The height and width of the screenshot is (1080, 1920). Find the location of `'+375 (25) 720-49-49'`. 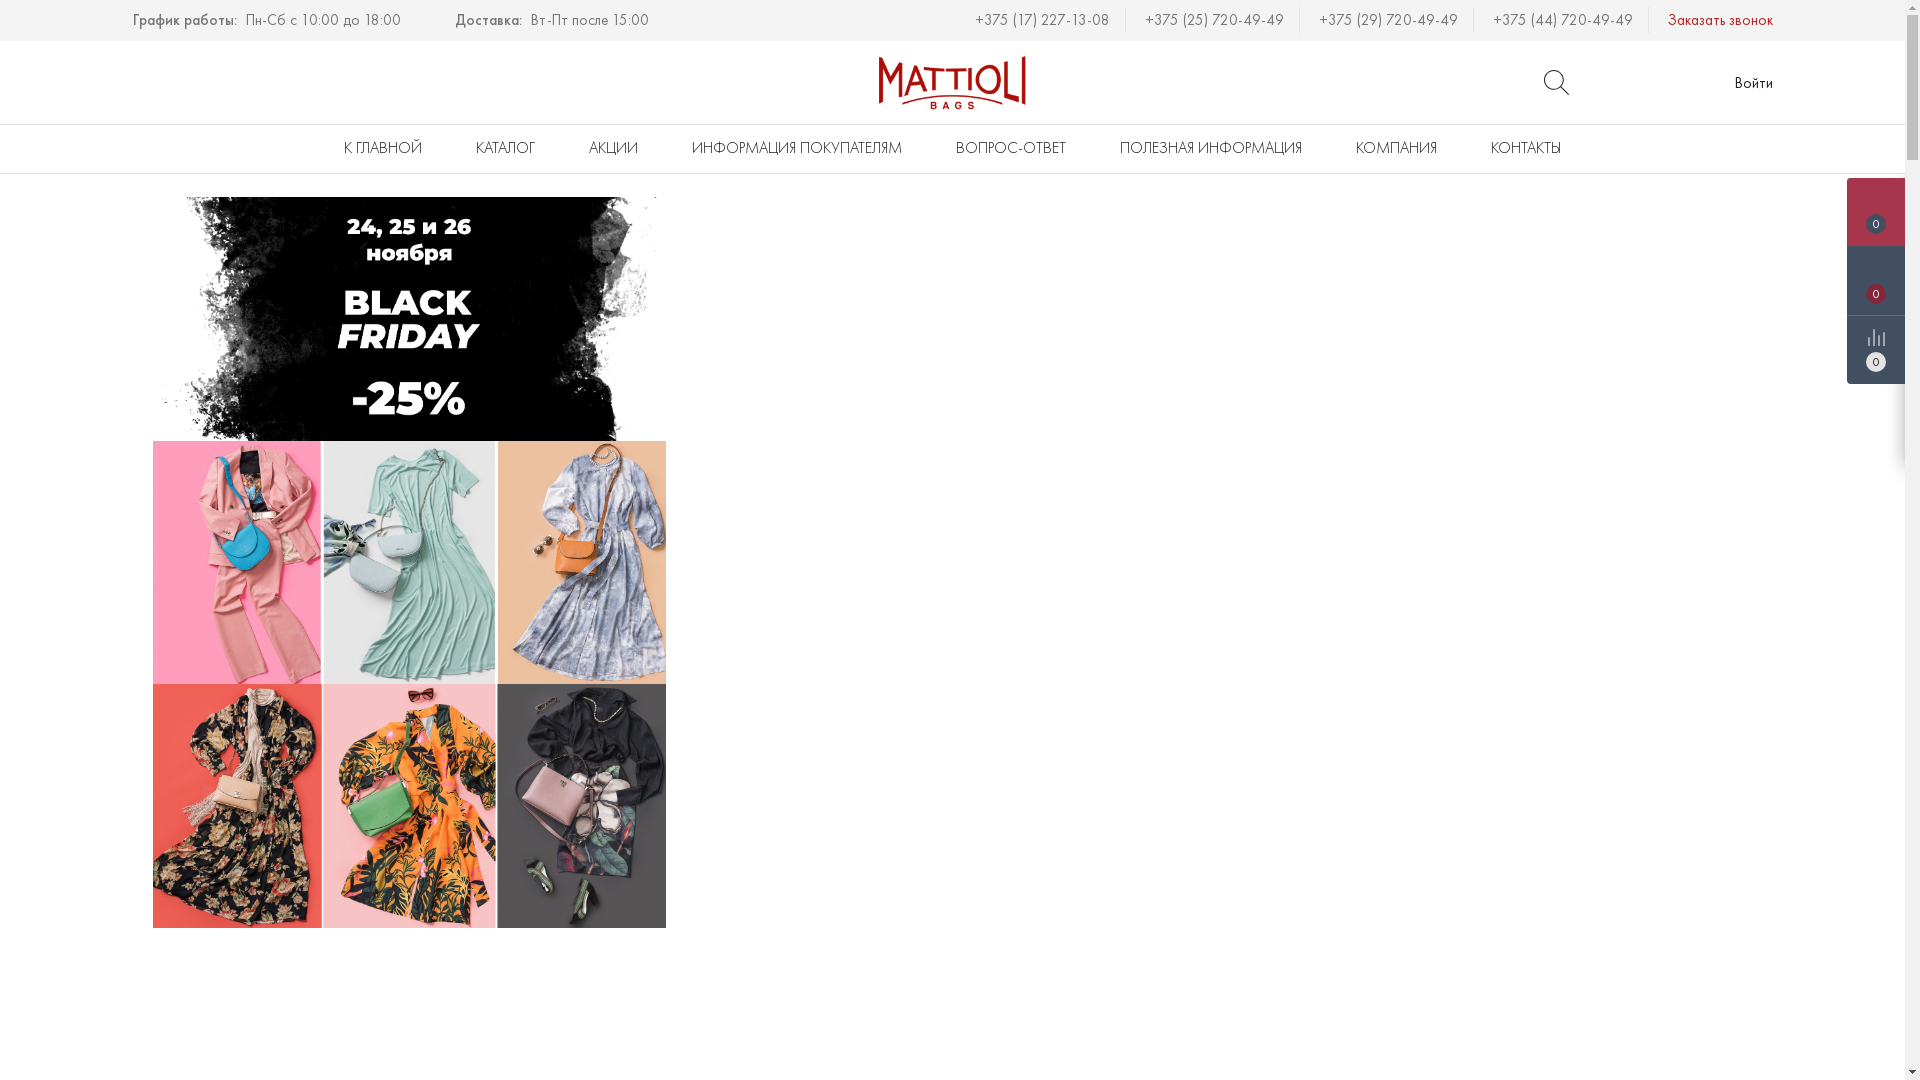

'+375 (25) 720-49-49' is located at coordinates (1219, 20).